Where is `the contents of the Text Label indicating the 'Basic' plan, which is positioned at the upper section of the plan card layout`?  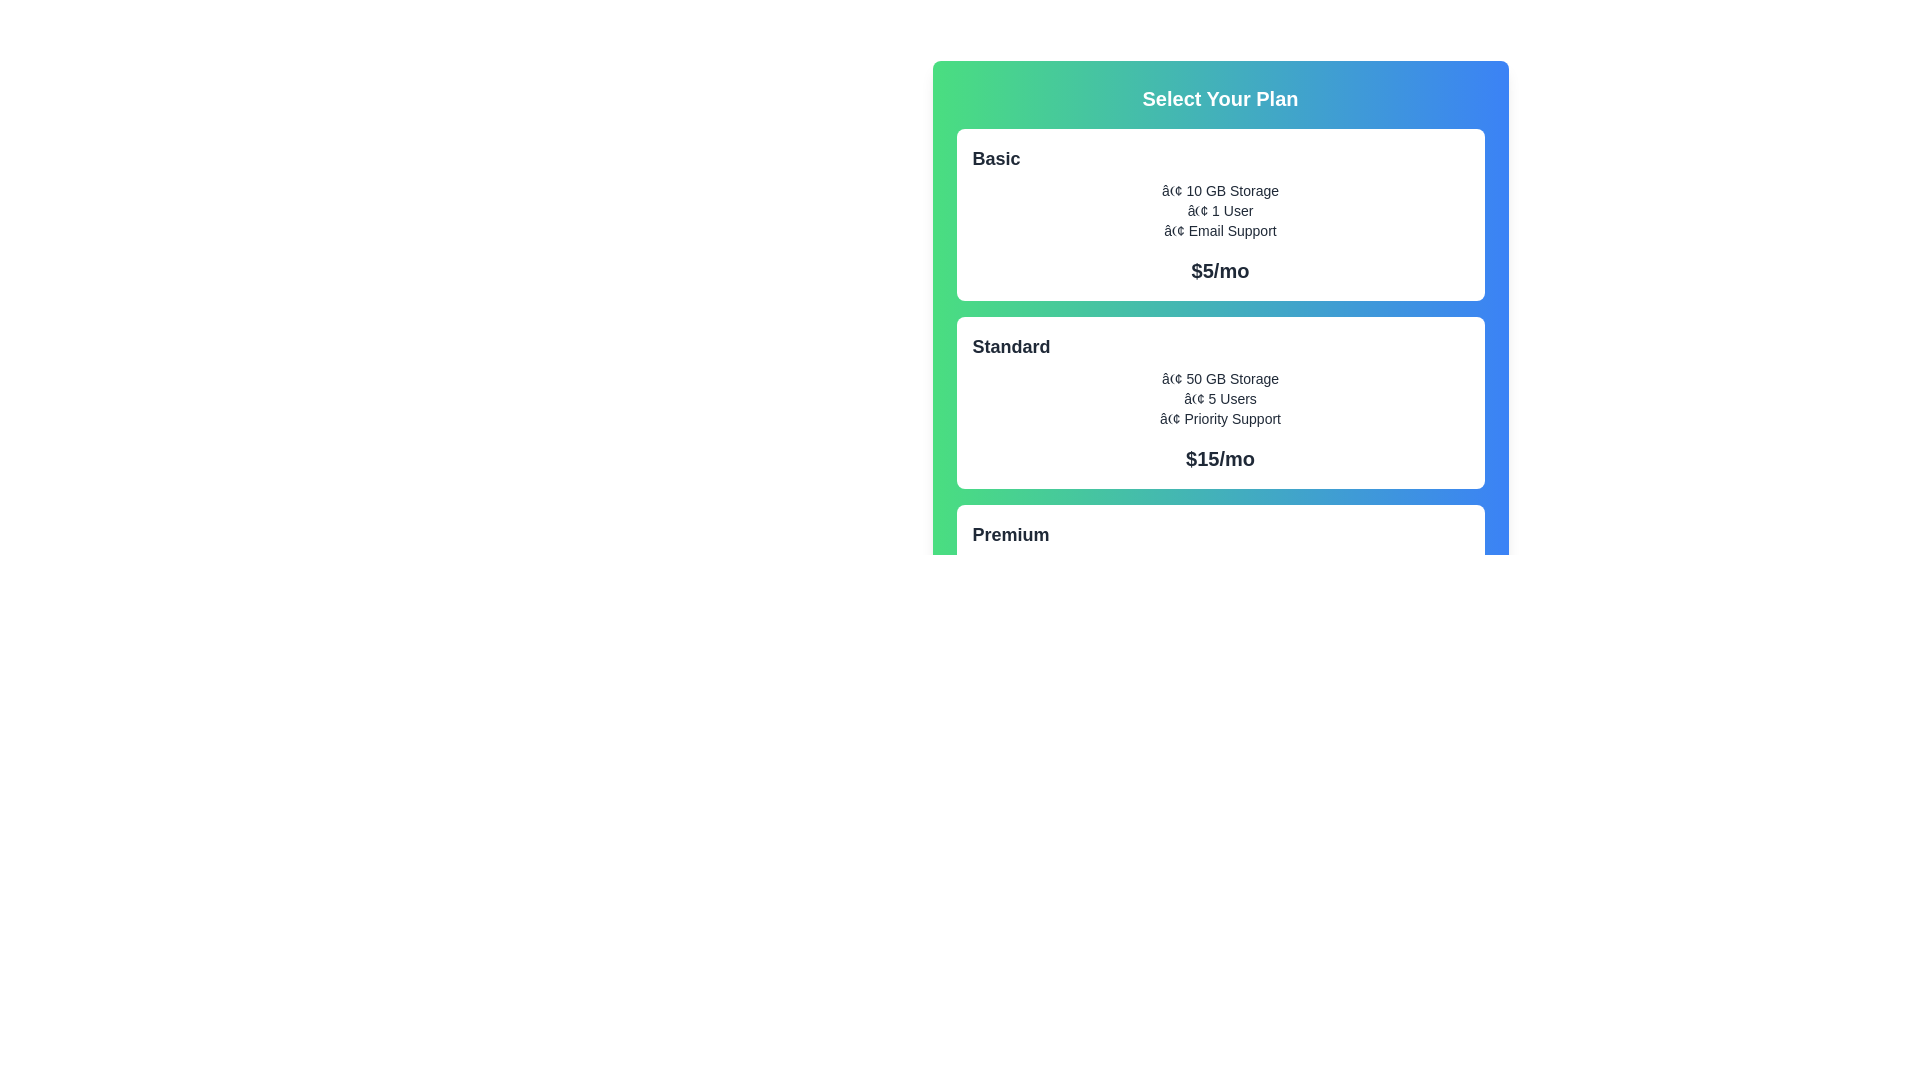
the contents of the Text Label indicating the 'Basic' plan, which is positioned at the upper section of the plan card layout is located at coordinates (1219, 157).